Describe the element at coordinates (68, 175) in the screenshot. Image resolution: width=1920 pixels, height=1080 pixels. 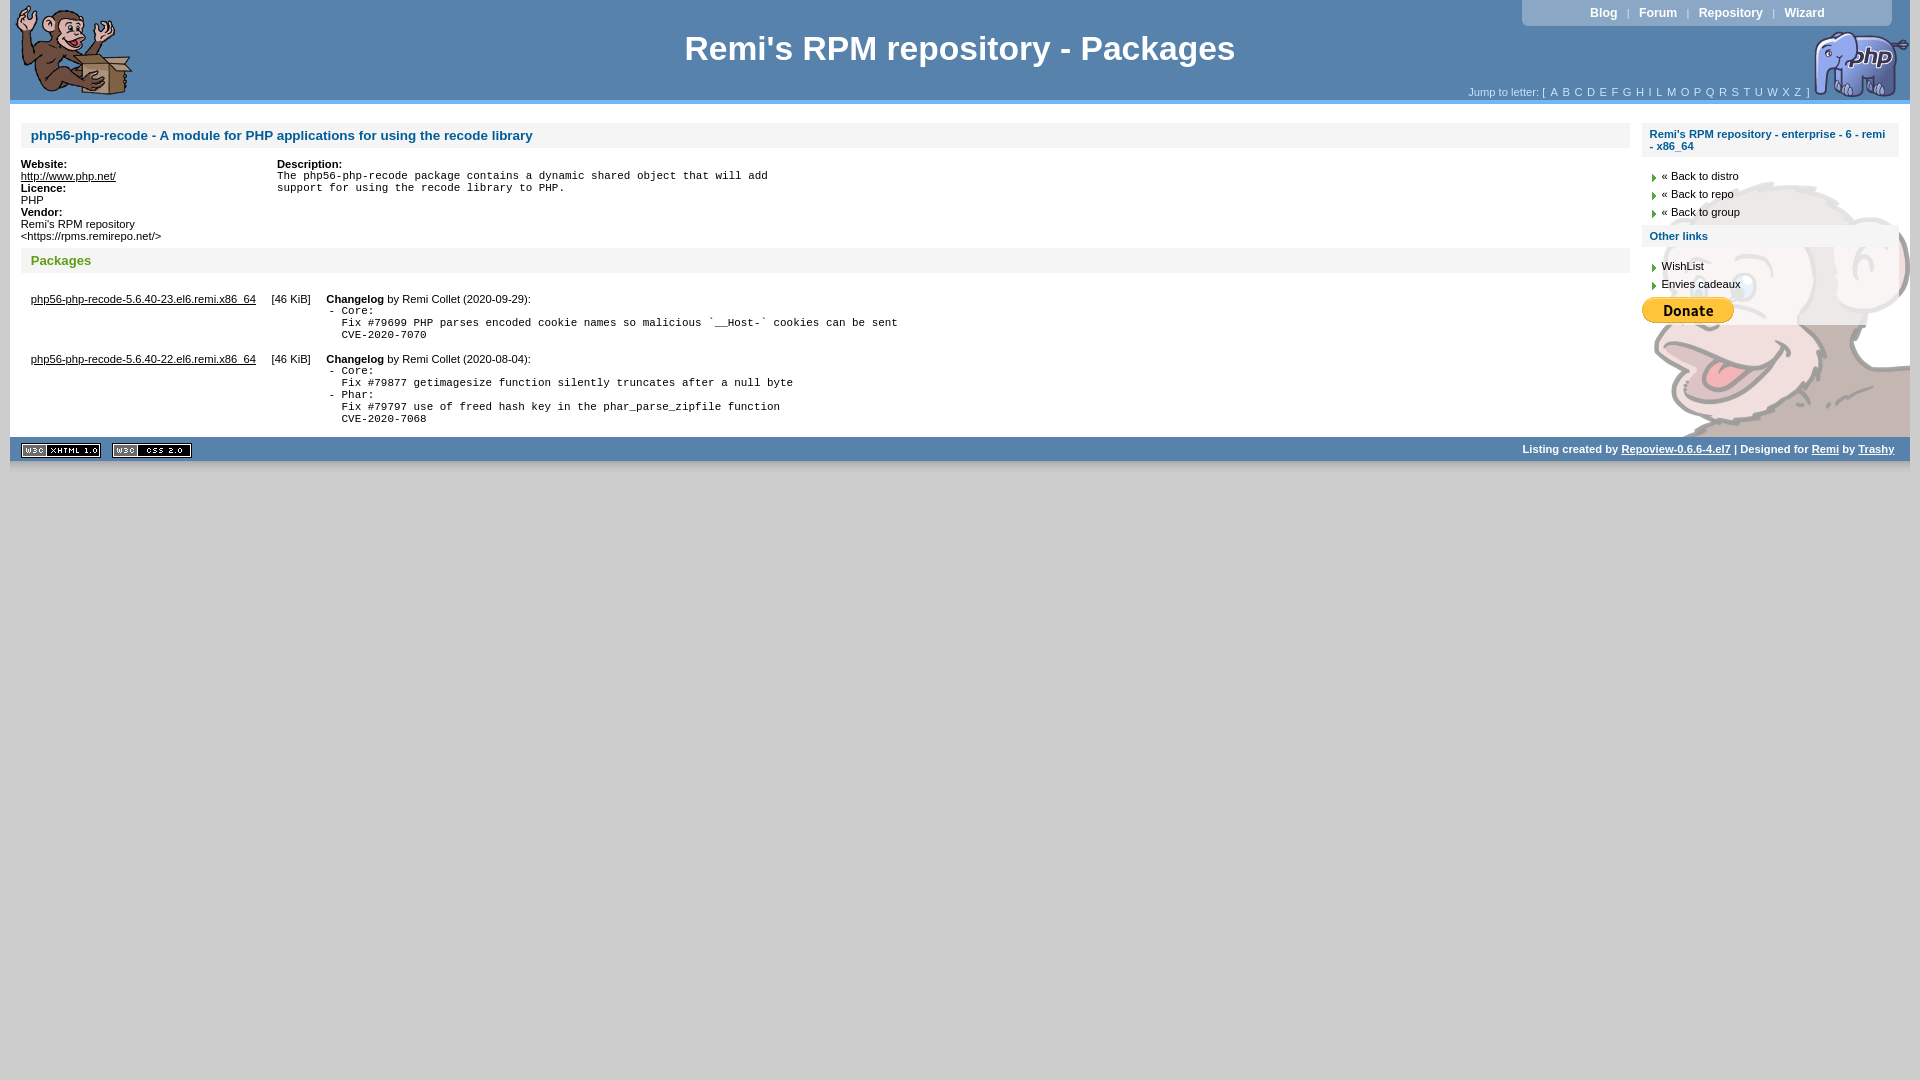
I see `'http://www.php.net/'` at that location.